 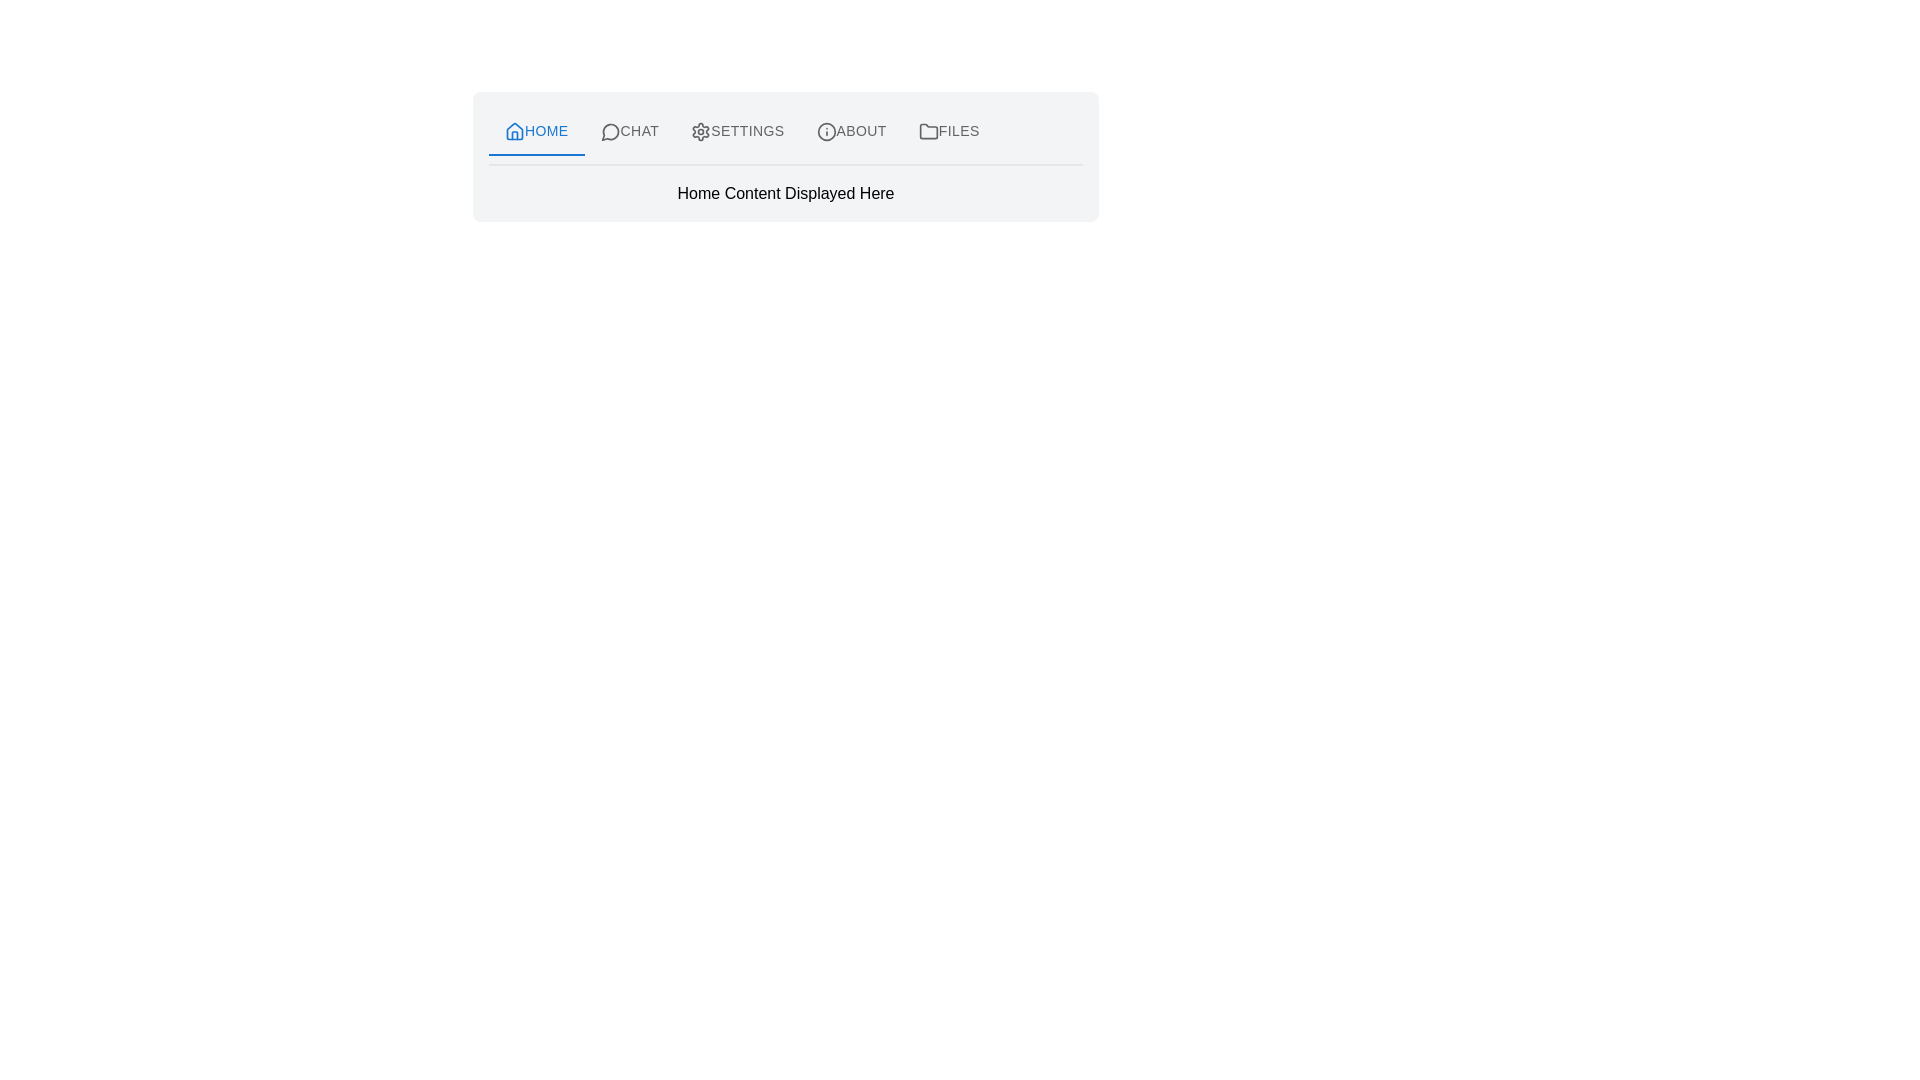 What do you see at coordinates (785, 193) in the screenshot?
I see `the horizontally-centered text label displaying 'Home Content Displayed Here', located directly below the navigation tab bar` at bounding box center [785, 193].